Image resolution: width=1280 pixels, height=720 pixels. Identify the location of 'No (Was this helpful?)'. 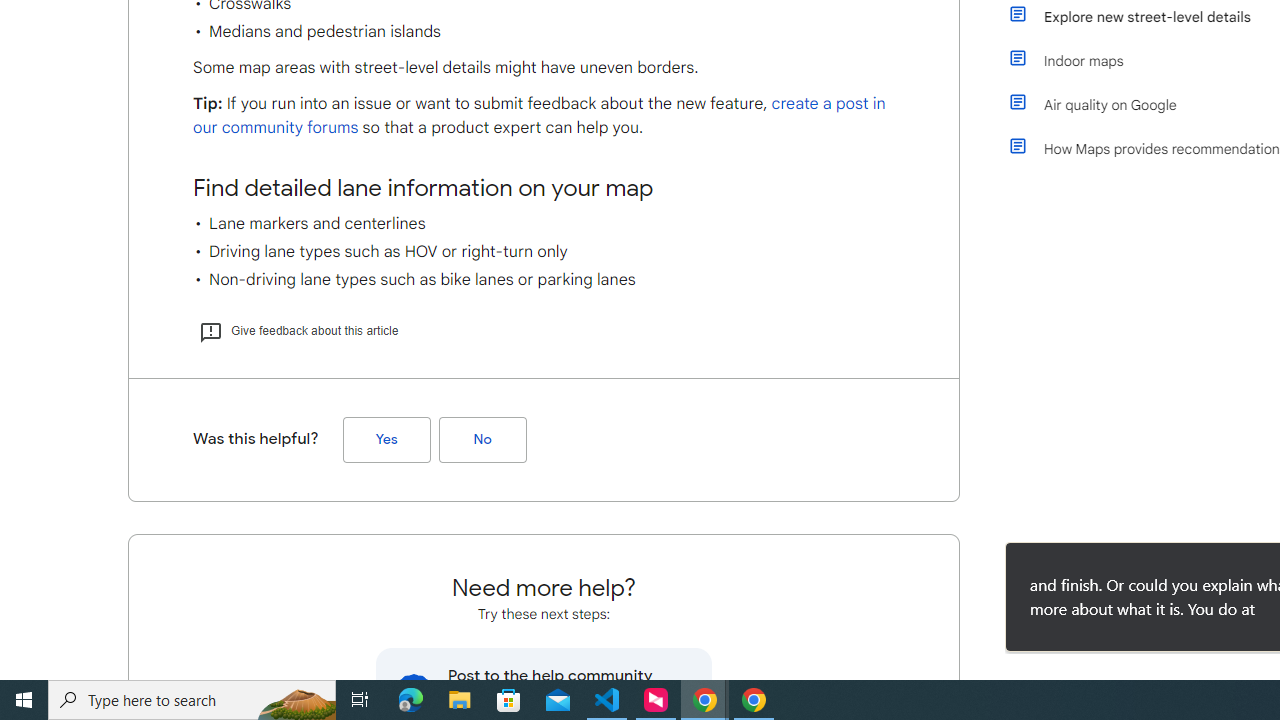
(482, 438).